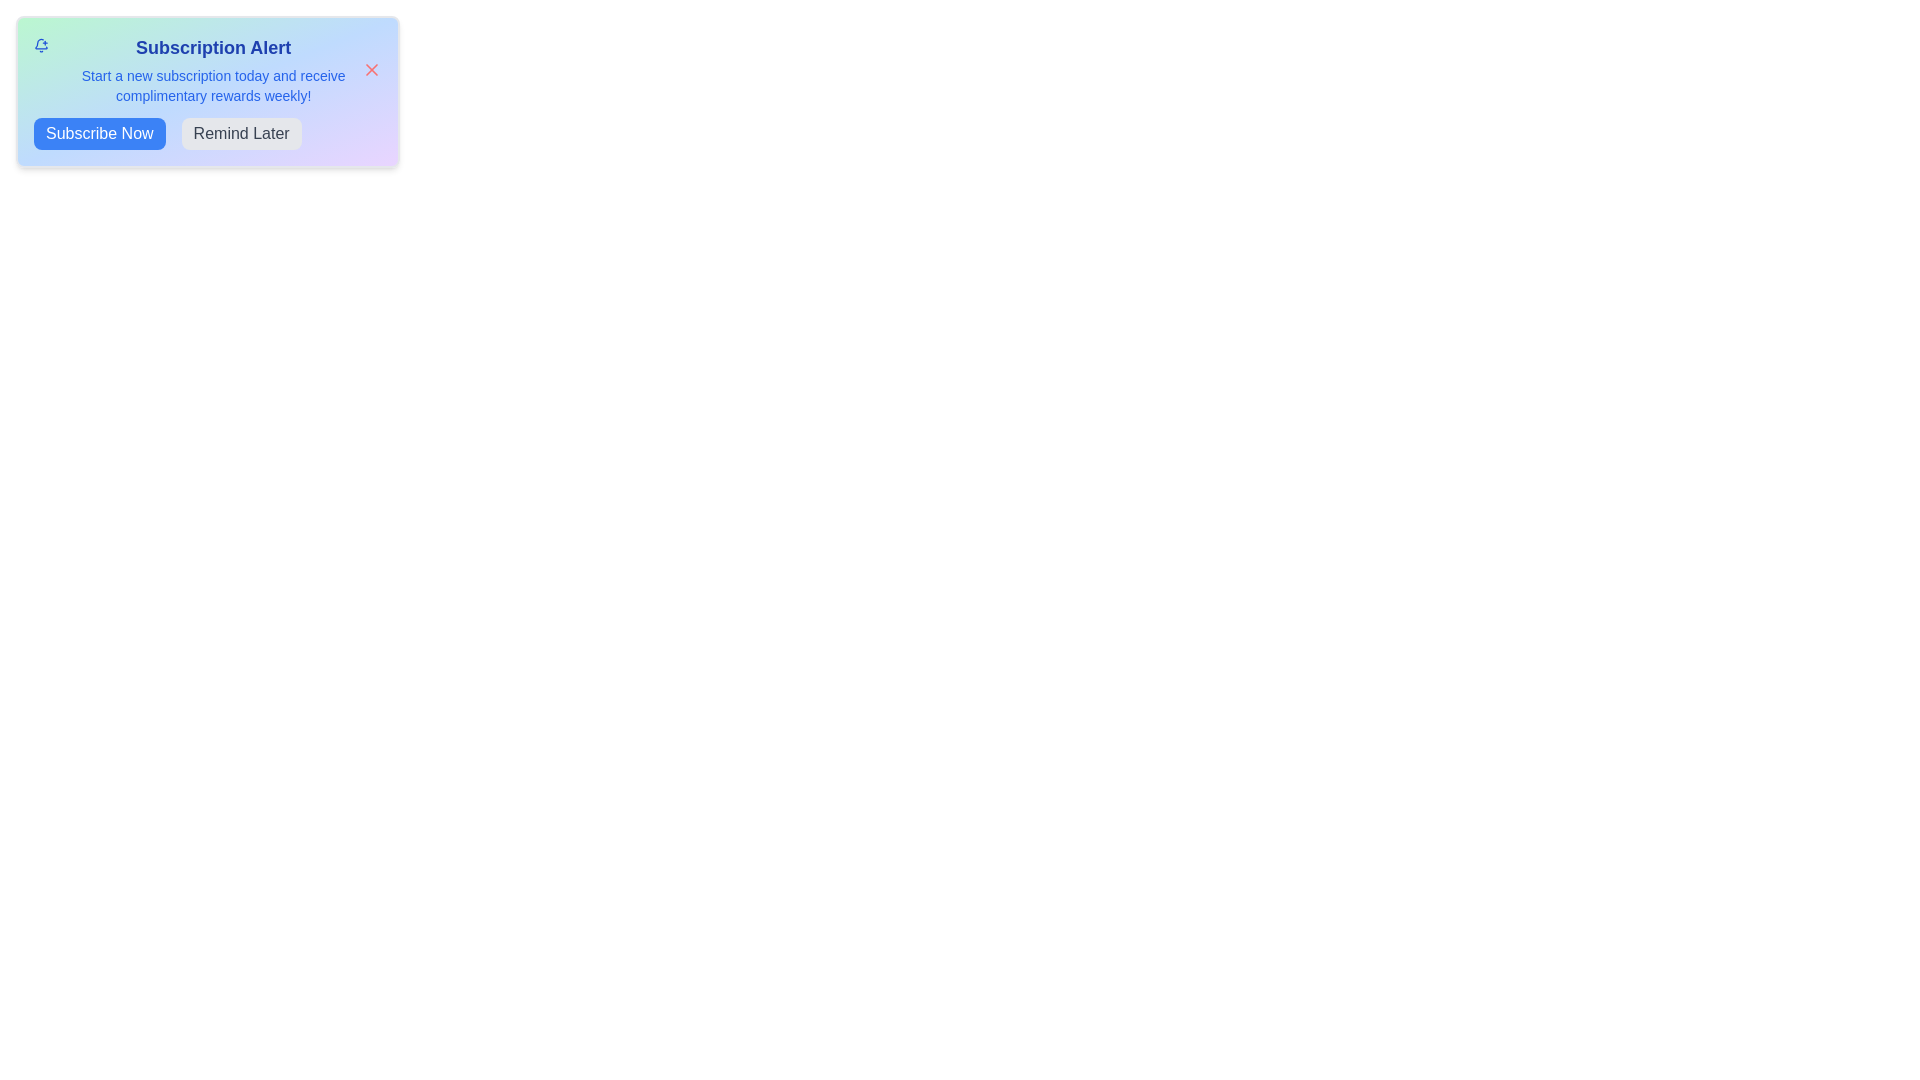 This screenshot has height=1080, width=1920. I want to click on the 'Subscribe Now' button to observe its hover effect, so click(98, 134).